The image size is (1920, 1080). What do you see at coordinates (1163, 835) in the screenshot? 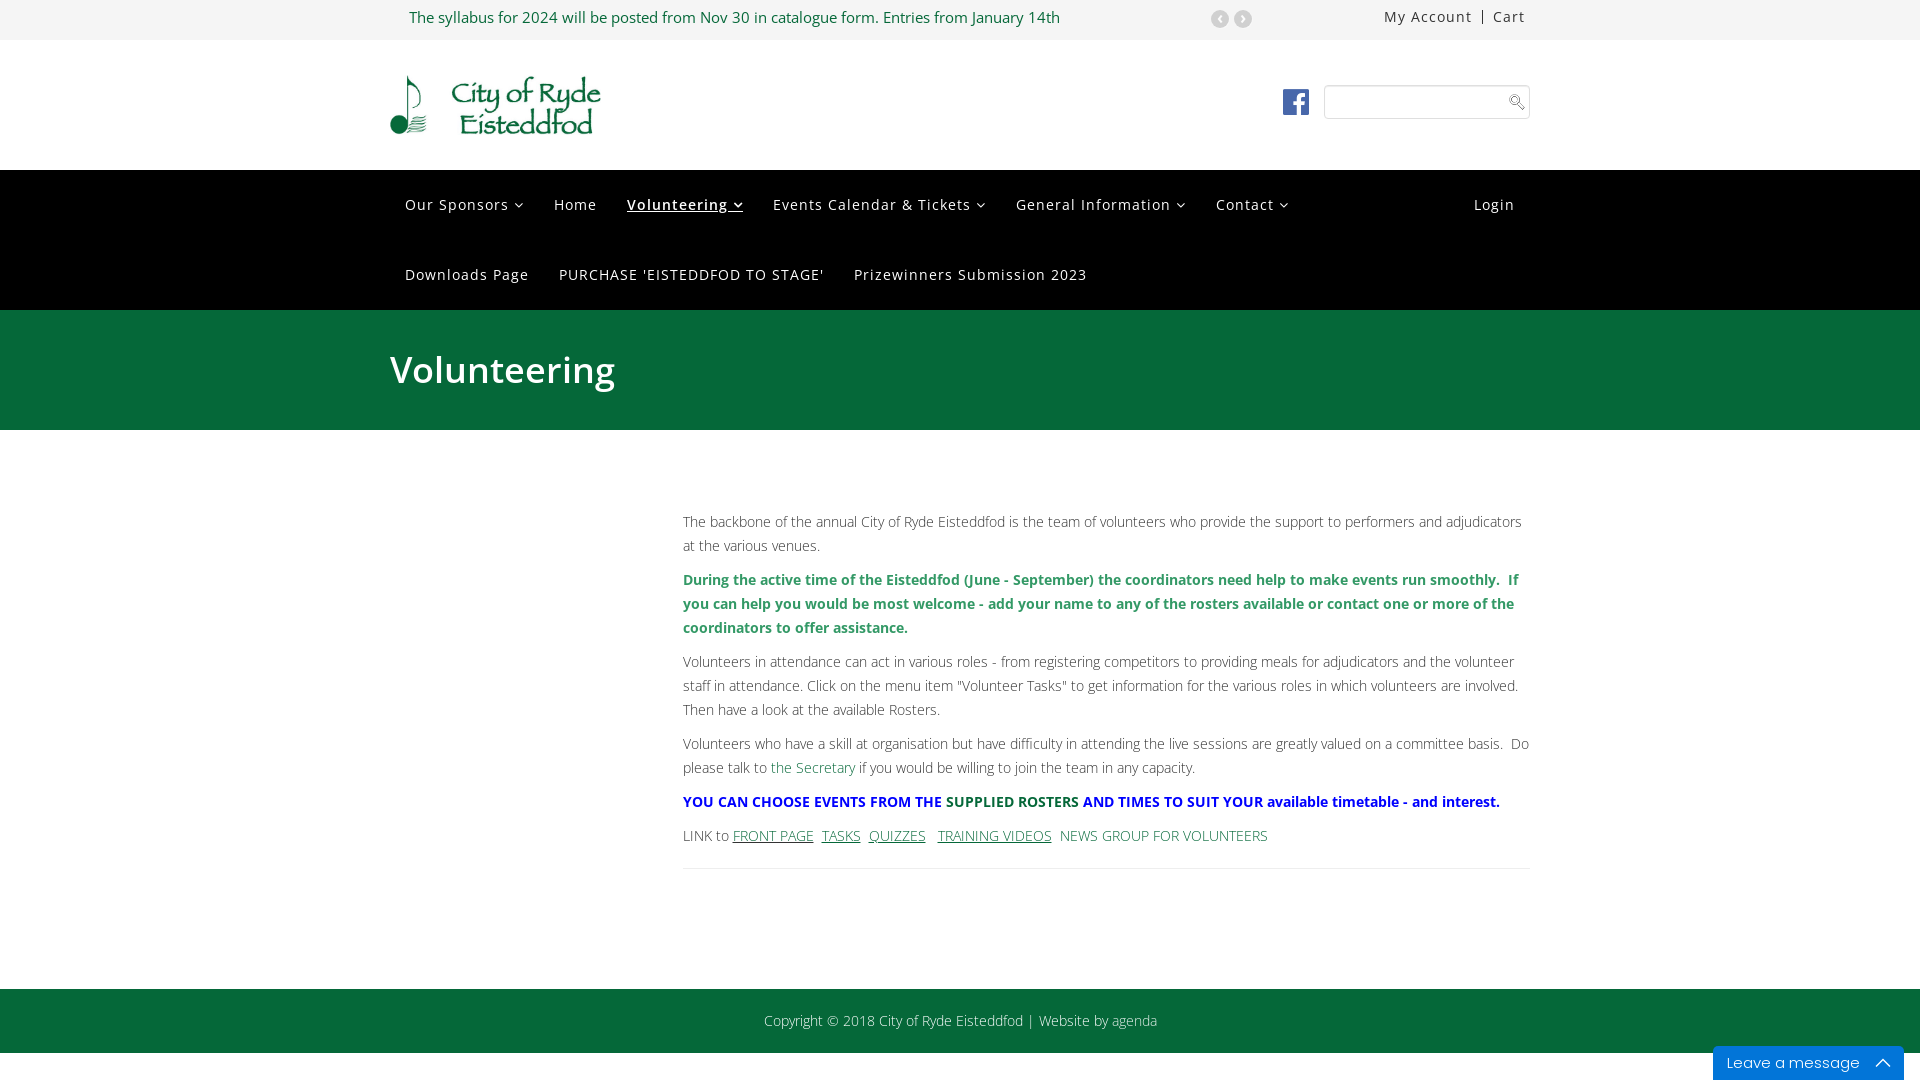
I see `'NEWS GROUP FOR VOLUNTEERS'` at bounding box center [1163, 835].